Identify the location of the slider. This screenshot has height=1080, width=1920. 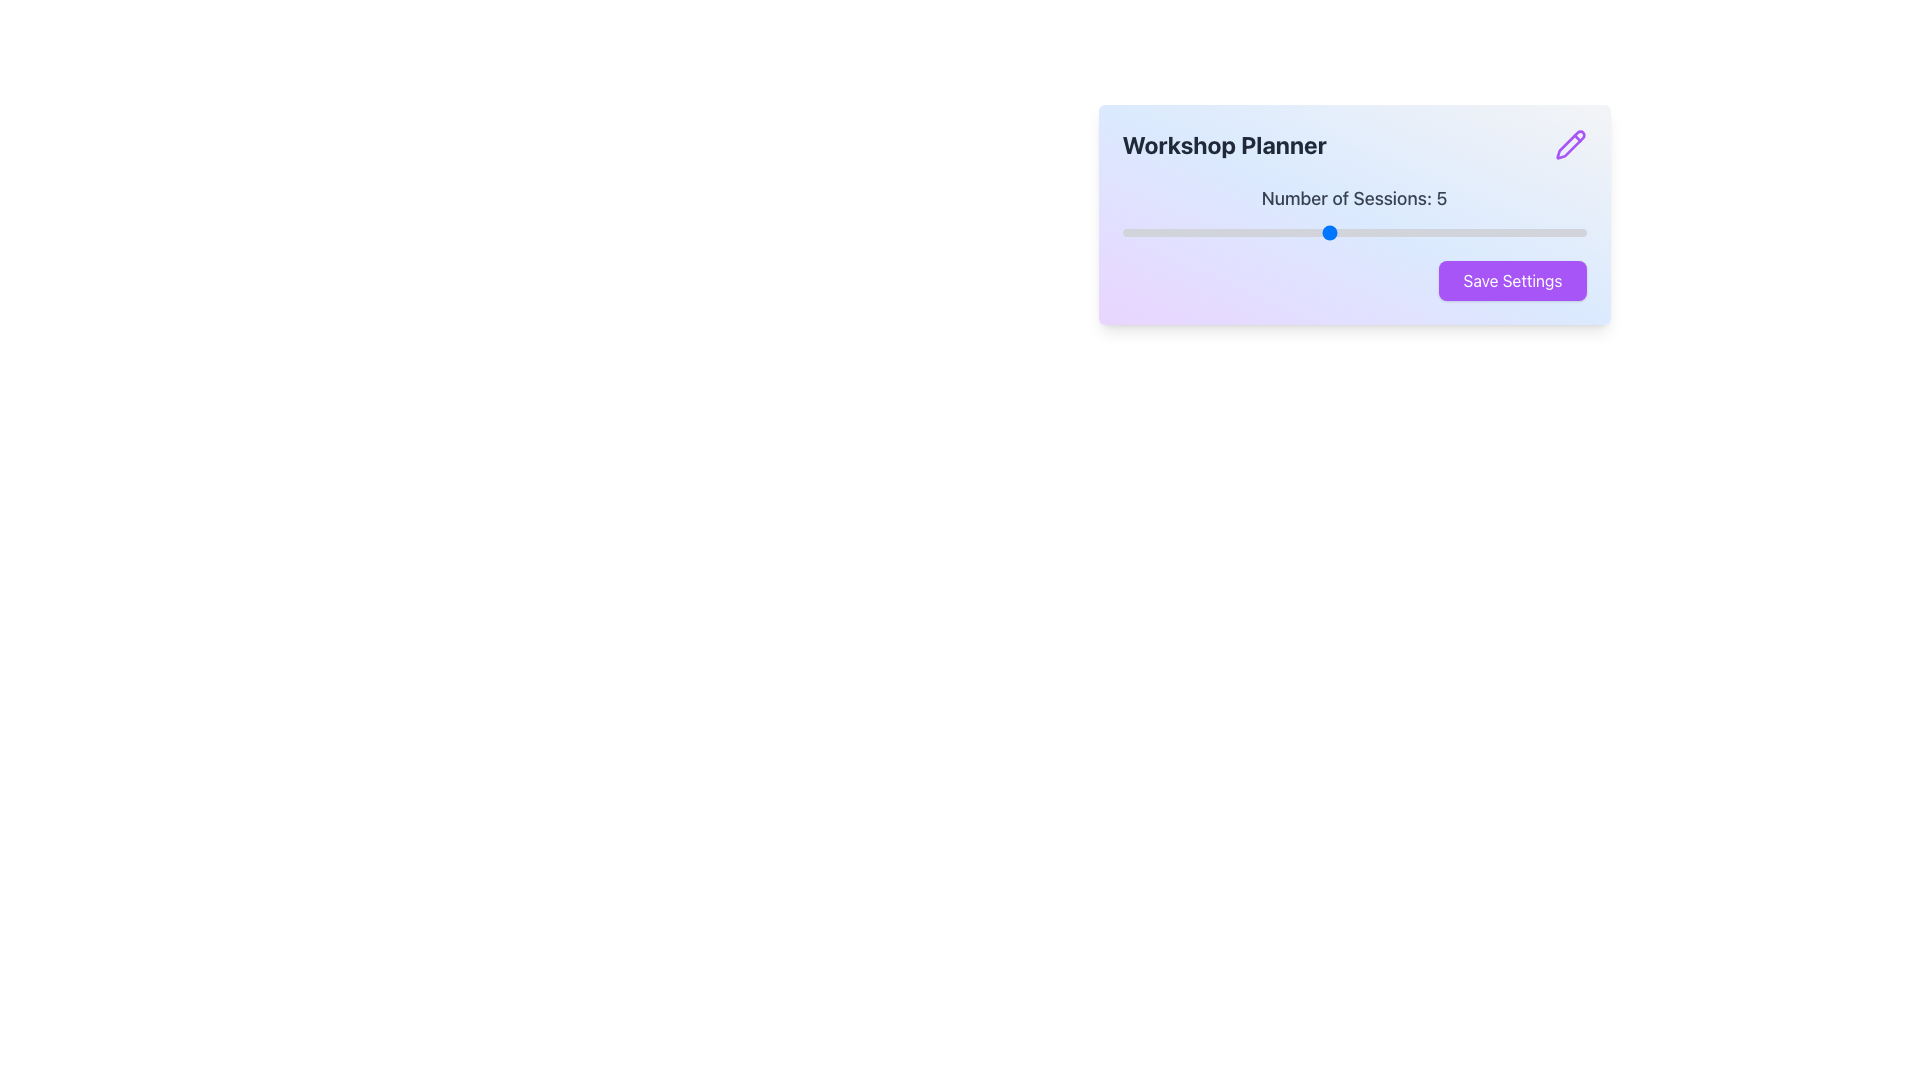
(1430, 231).